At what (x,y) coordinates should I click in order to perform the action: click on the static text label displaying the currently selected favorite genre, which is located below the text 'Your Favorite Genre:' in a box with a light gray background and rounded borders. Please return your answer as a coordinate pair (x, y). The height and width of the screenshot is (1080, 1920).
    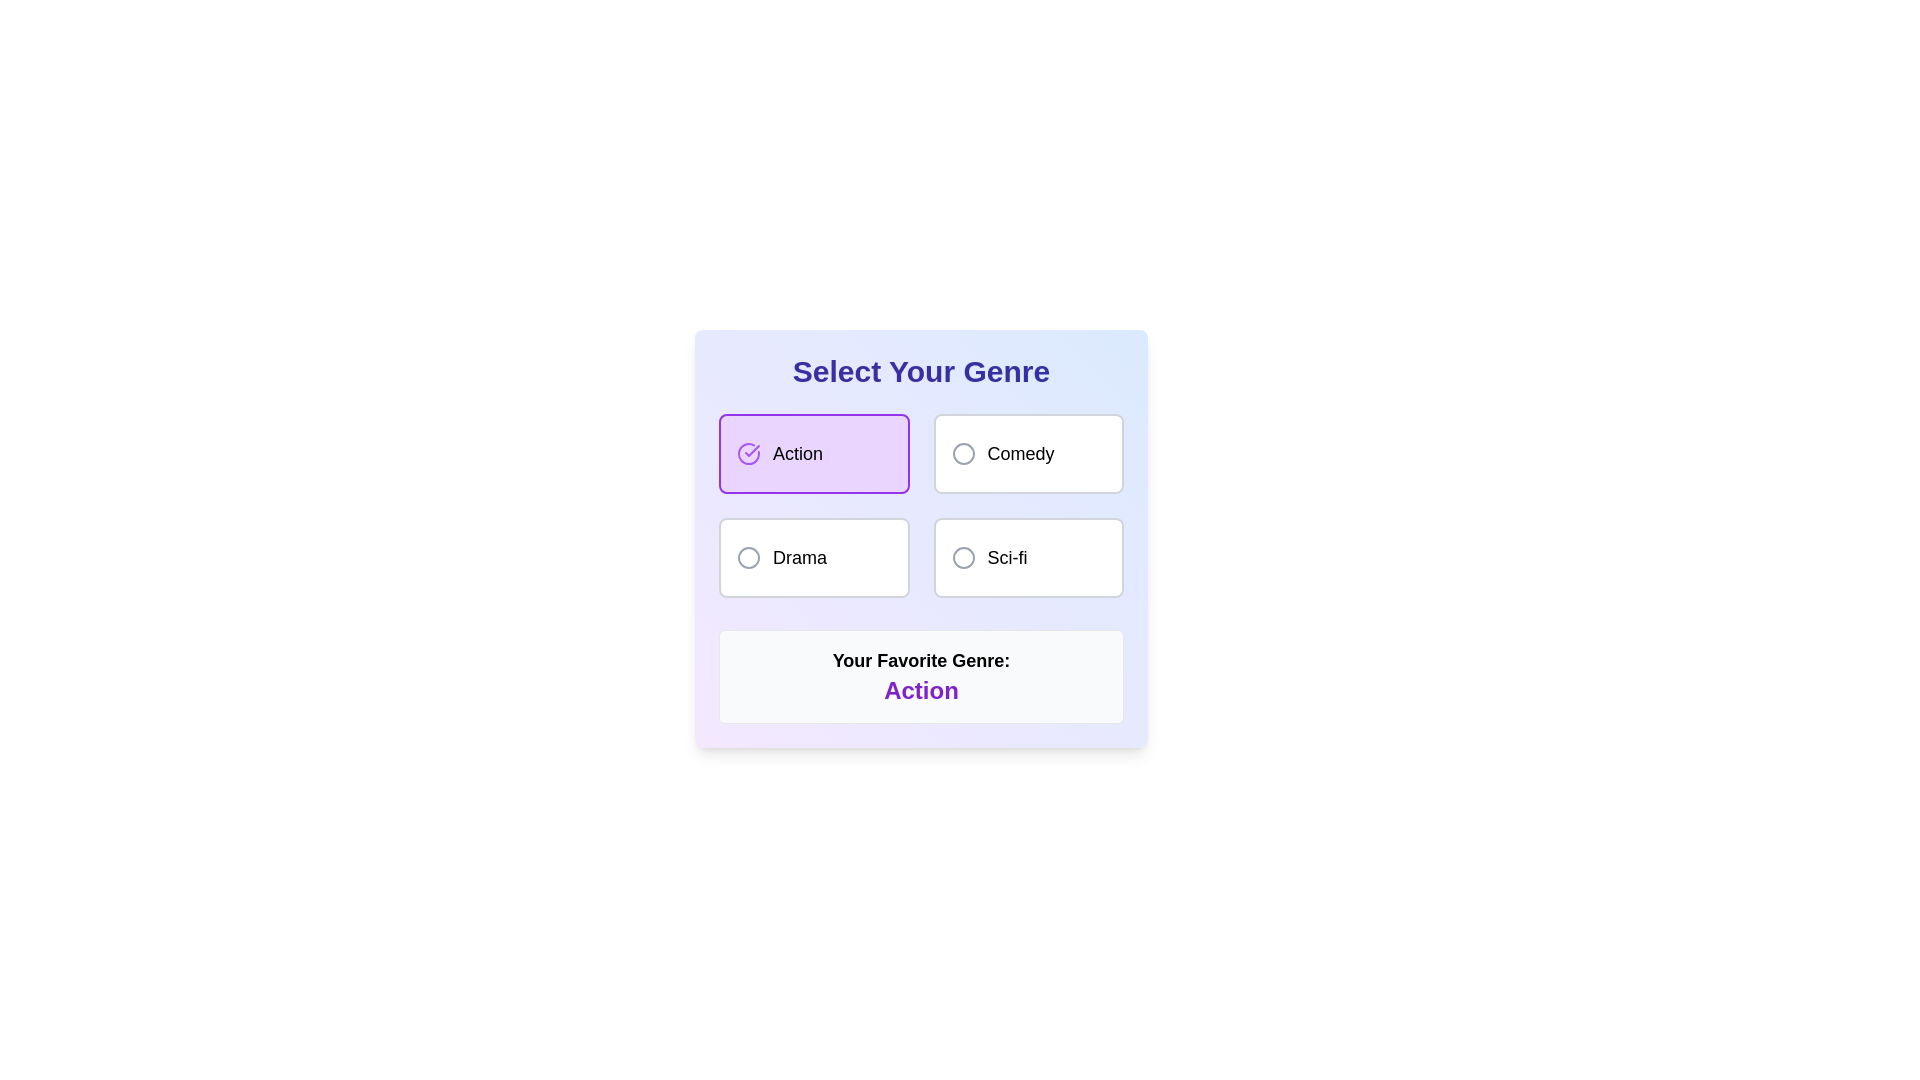
    Looking at the image, I should click on (920, 689).